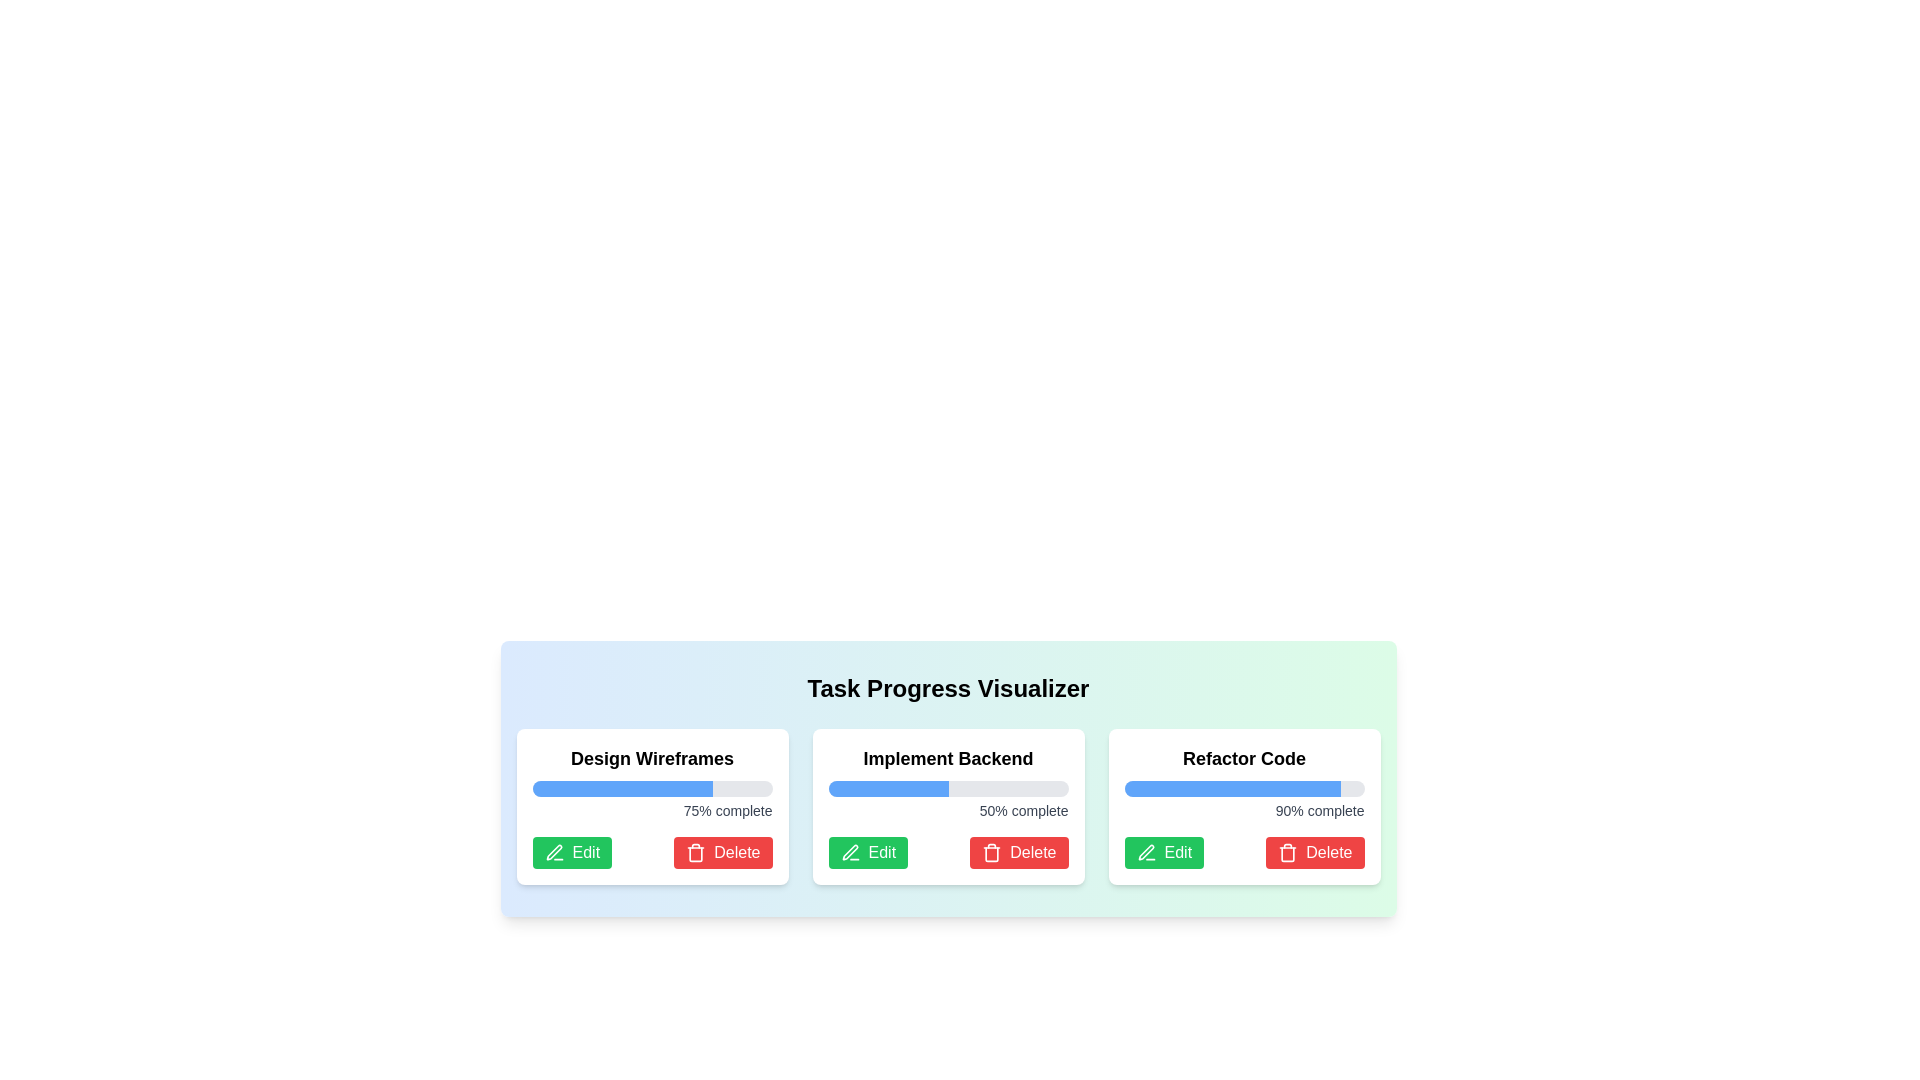  I want to click on the red 'Delete' button with rounded corners, which features a trash bin icon and is located at the bottom-right of the 'Implement Backend' card, so click(1019, 852).